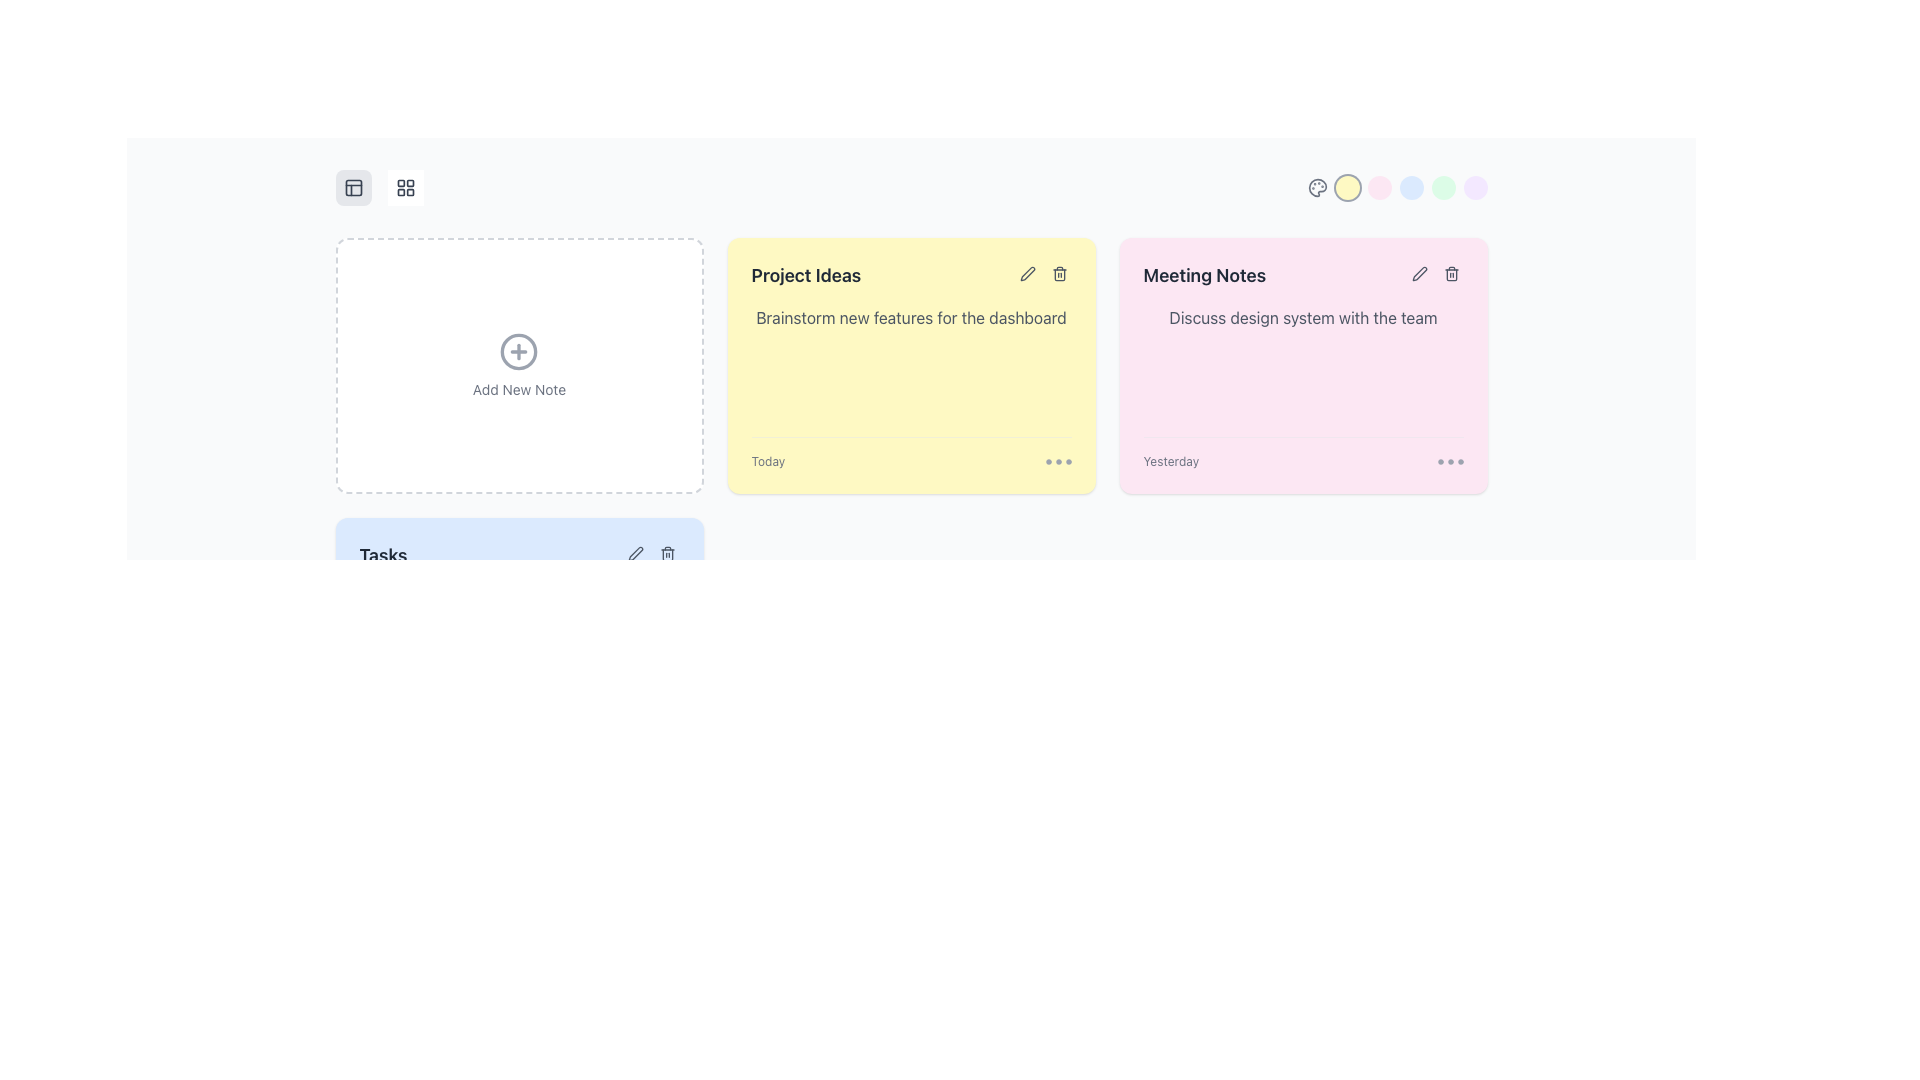  What do you see at coordinates (1027, 273) in the screenshot?
I see `the pen icon in the upper-right corner of the 'Project Ideas' card` at bounding box center [1027, 273].